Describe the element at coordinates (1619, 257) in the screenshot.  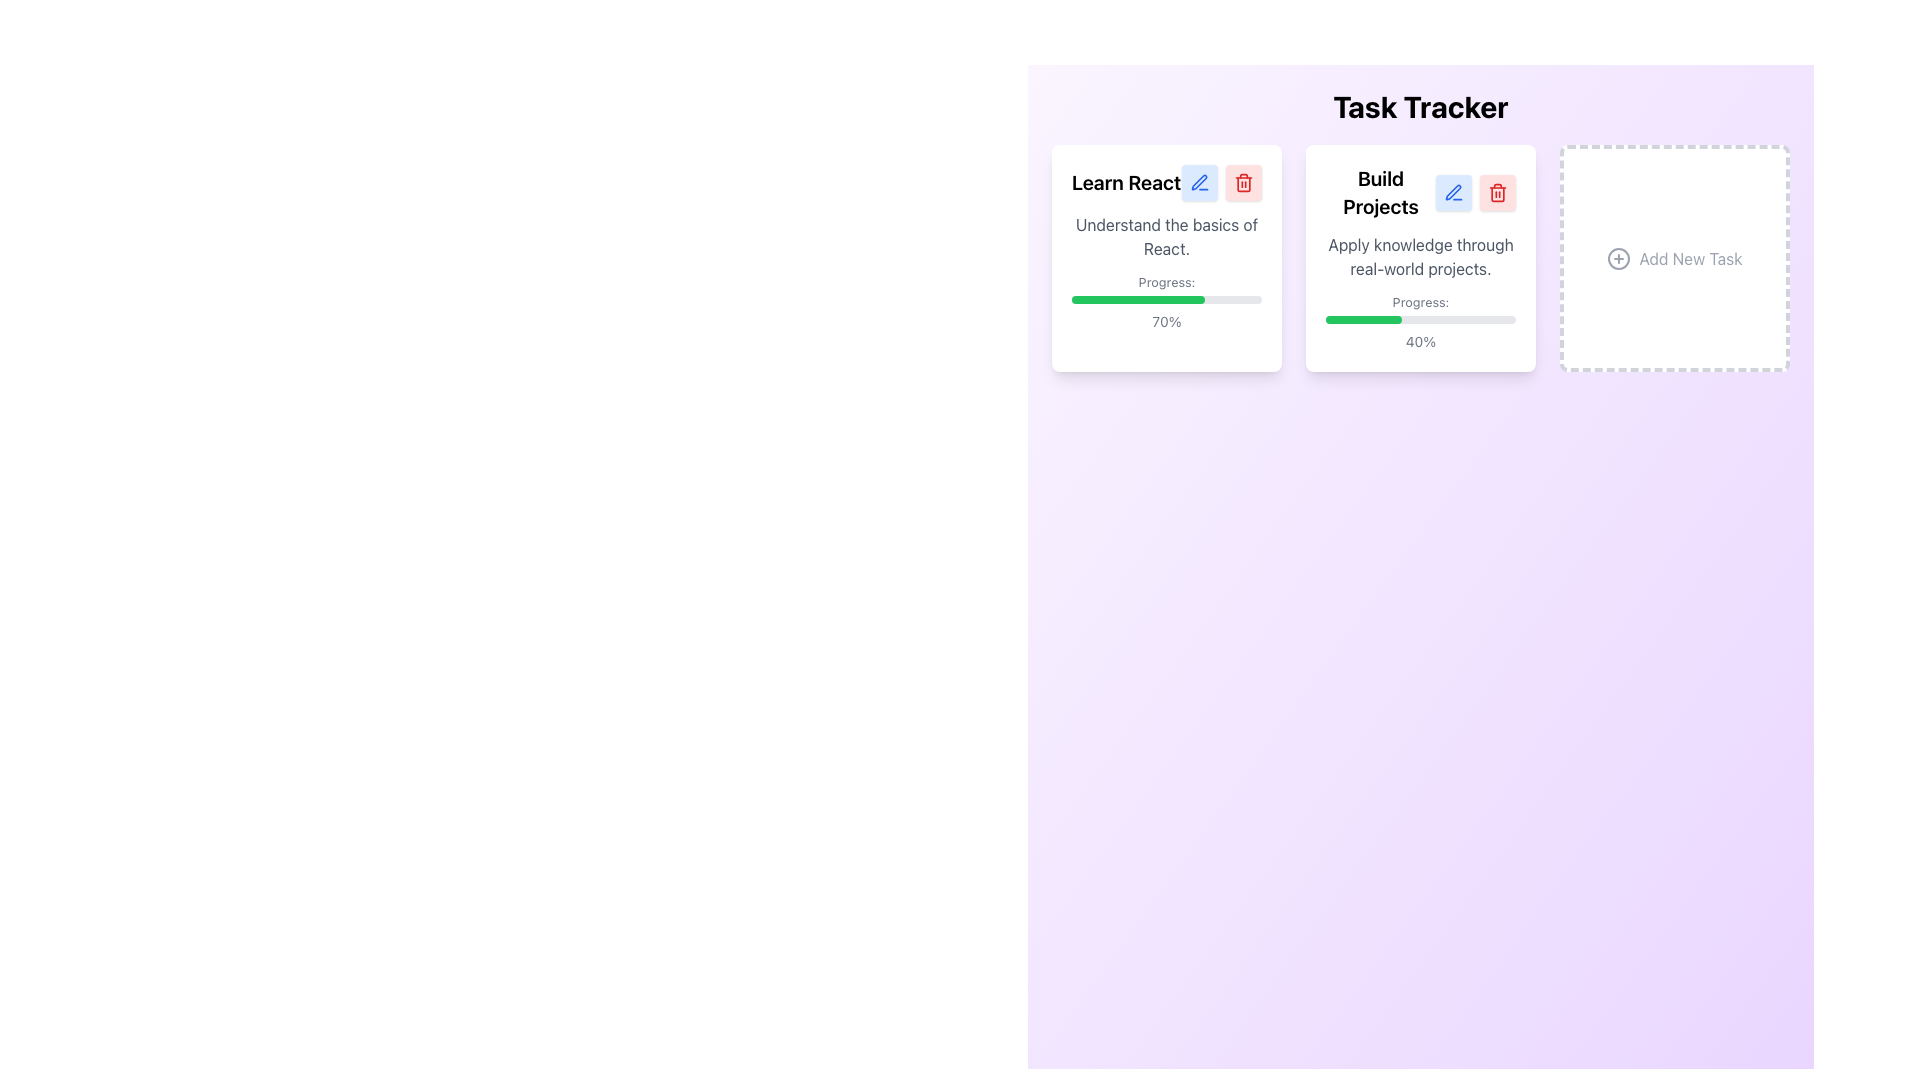
I see `the circular 'Add New Task' icon located in the rightmost column of the task management interface to initiate the task creation process` at that location.